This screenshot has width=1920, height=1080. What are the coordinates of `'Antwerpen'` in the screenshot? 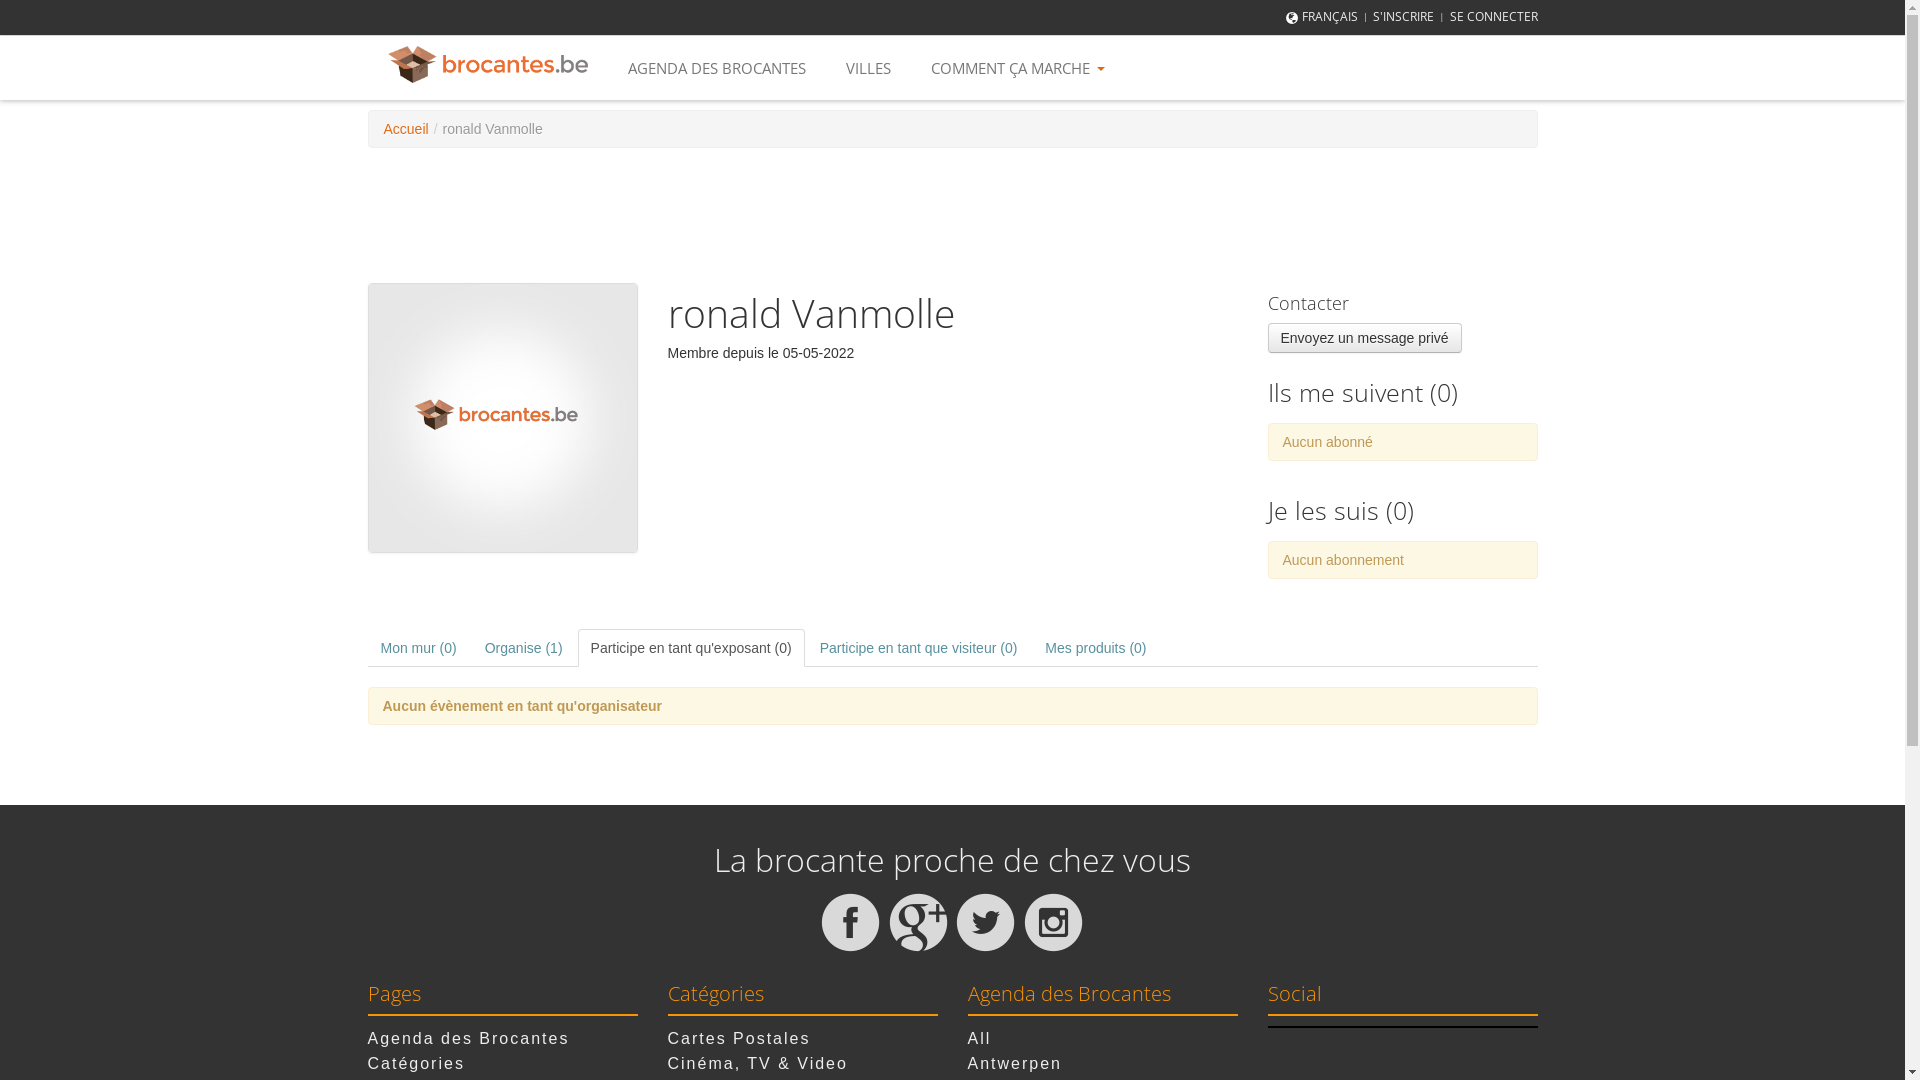 It's located at (1015, 1062).